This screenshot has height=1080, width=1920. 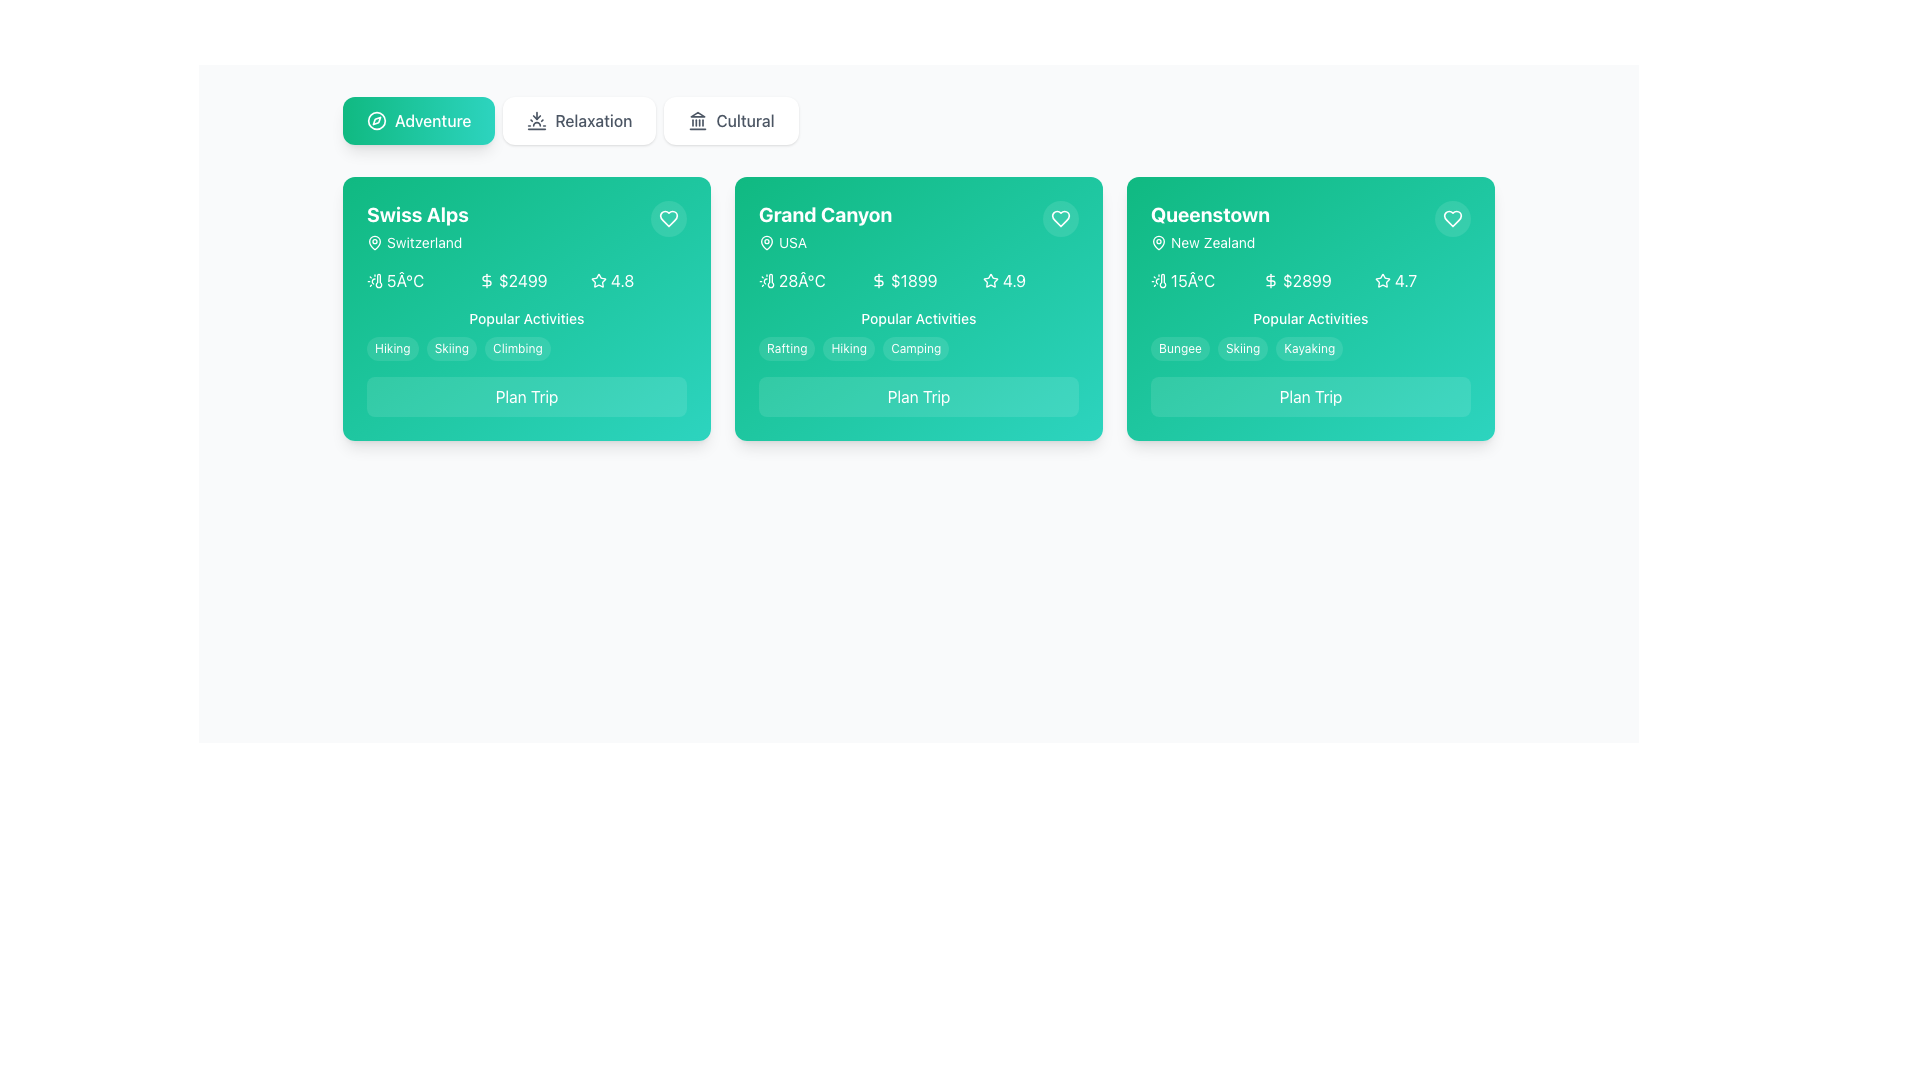 I want to click on the informational display component that shows '5°C', '$2499', and '4.8' ratings, located in the lower half of the 'Swiss Alps' card in the 'Adventure' section, so click(x=527, y=281).